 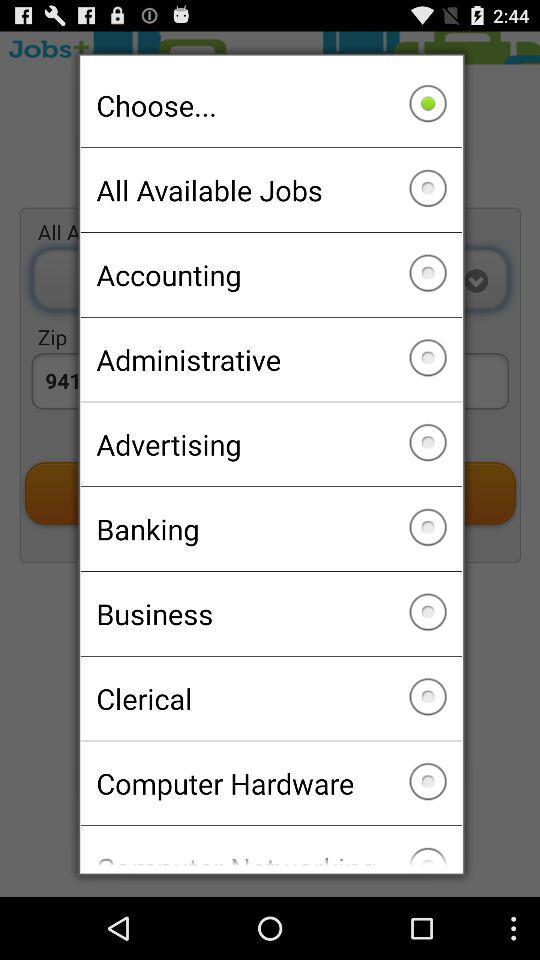 I want to click on the icon above computer networking checkbox, so click(x=270, y=783).